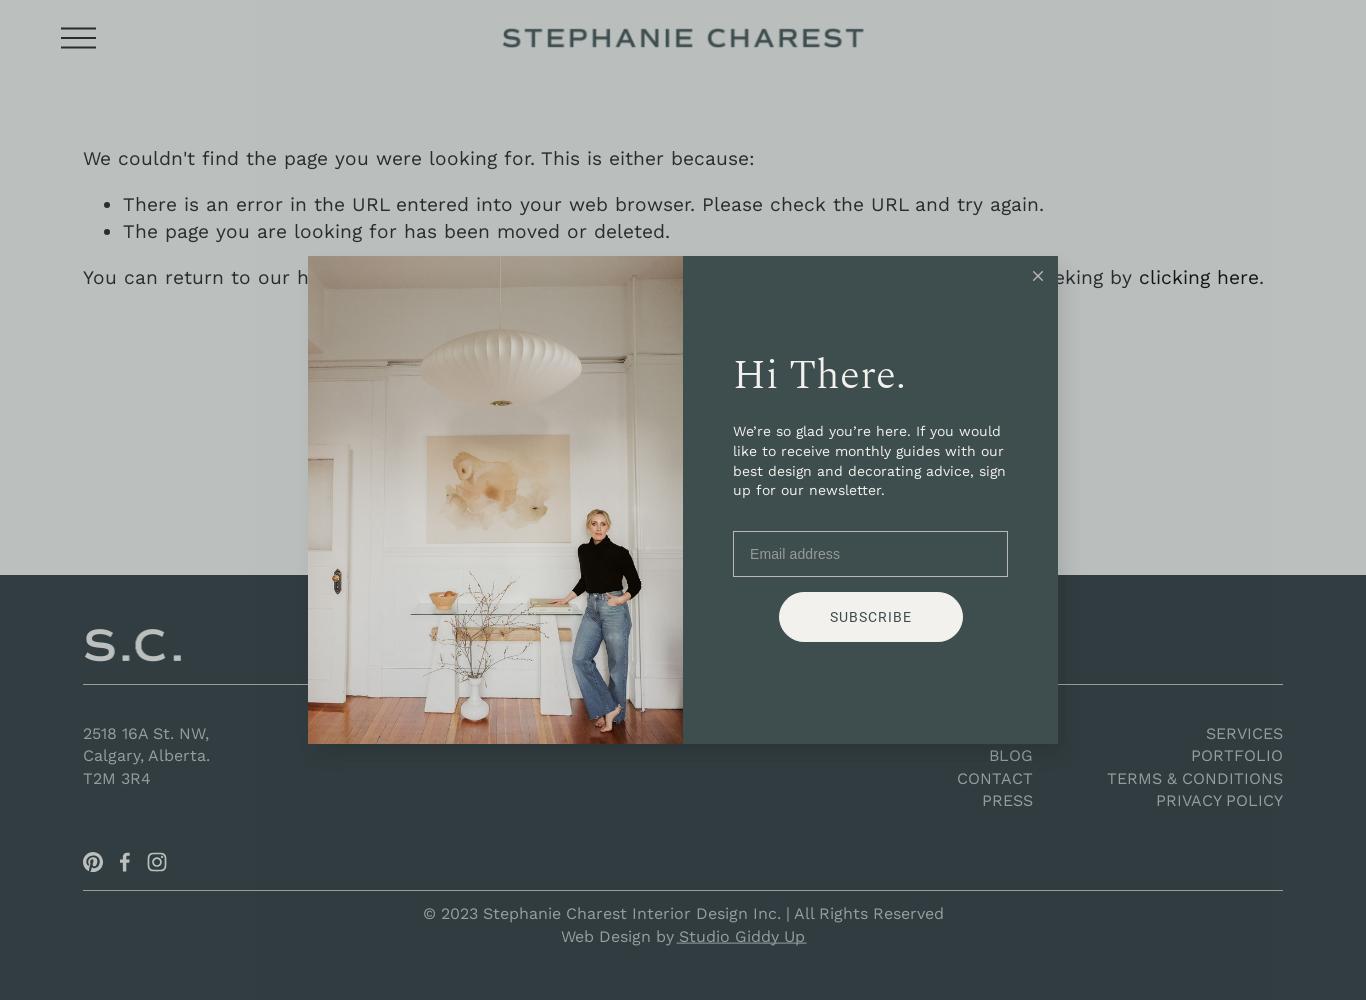 The width and height of the screenshot is (1366, 1000). What do you see at coordinates (417, 157) in the screenshot?
I see `'We couldn't find the page you were looking for. This is either because:'` at bounding box center [417, 157].